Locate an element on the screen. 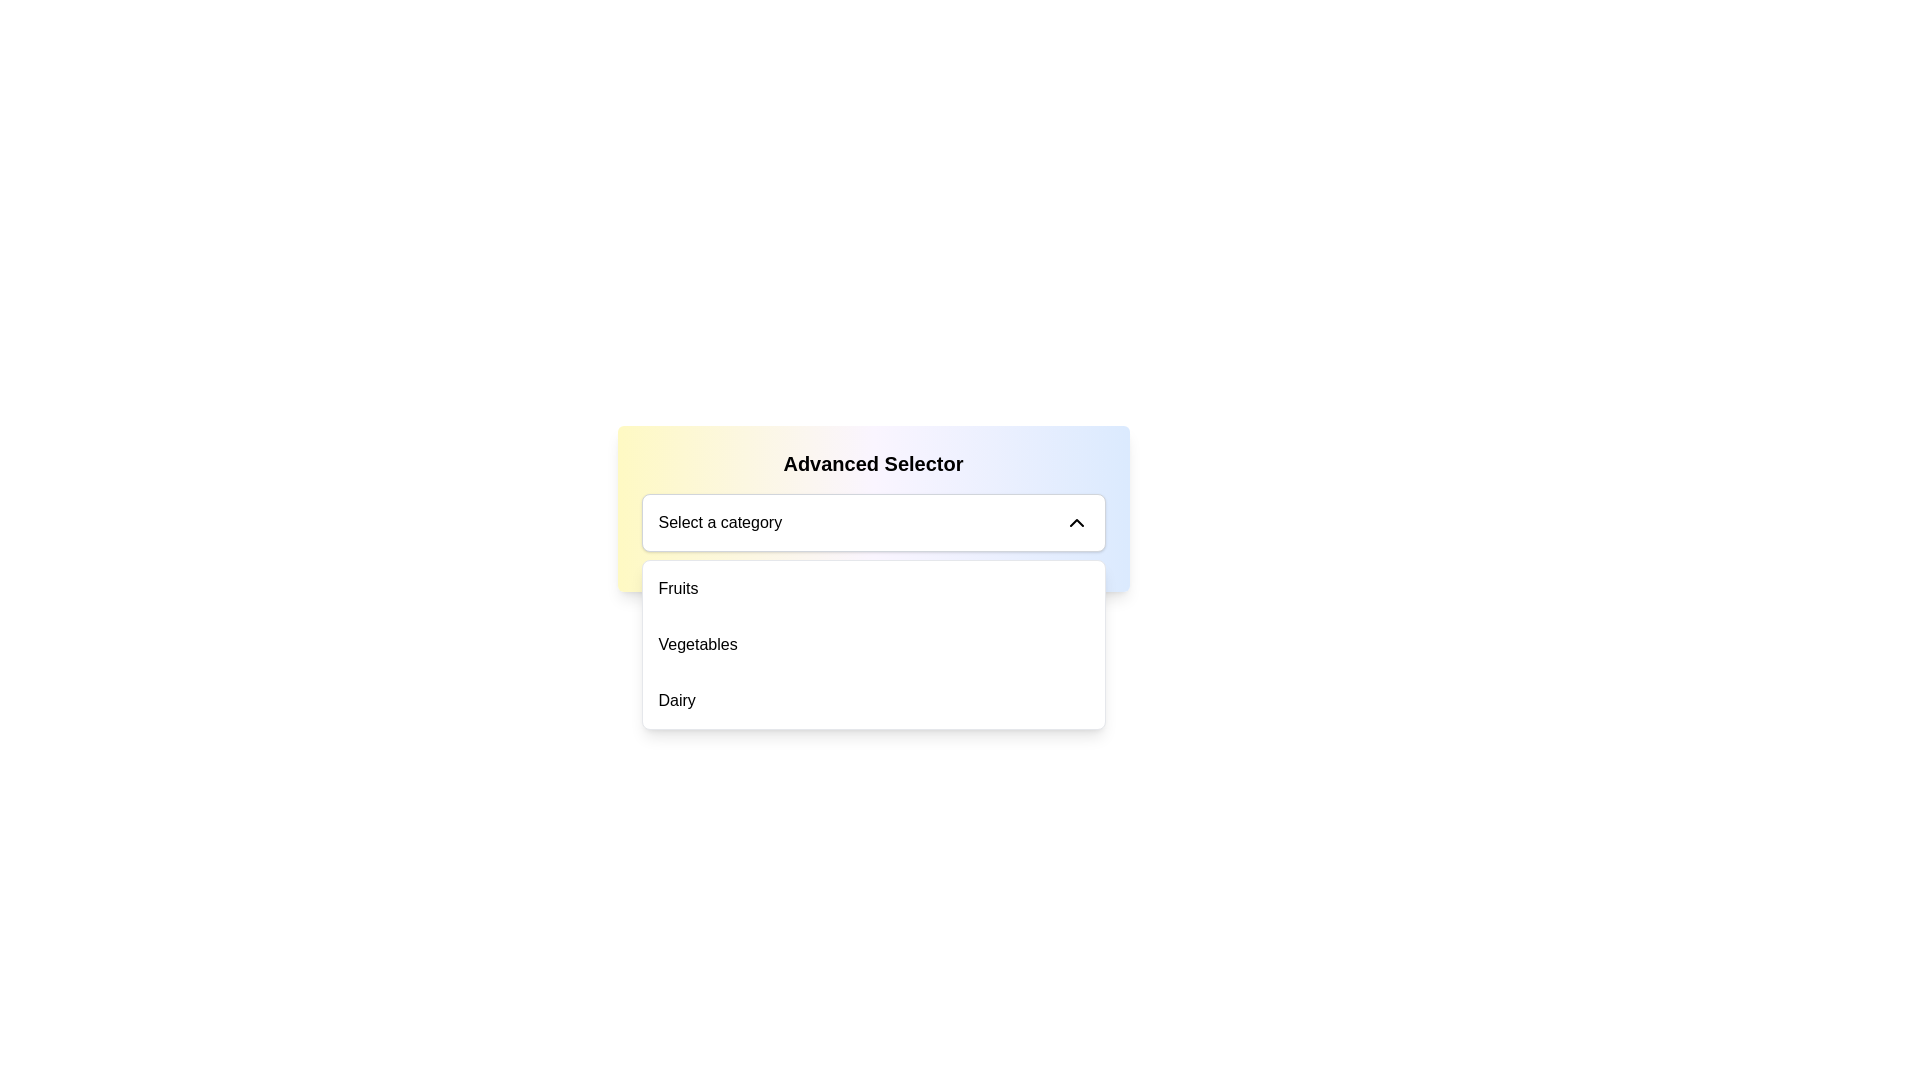 The height and width of the screenshot is (1080, 1920). the 'Dairy' category item in the dropdown menu is located at coordinates (677, 700).